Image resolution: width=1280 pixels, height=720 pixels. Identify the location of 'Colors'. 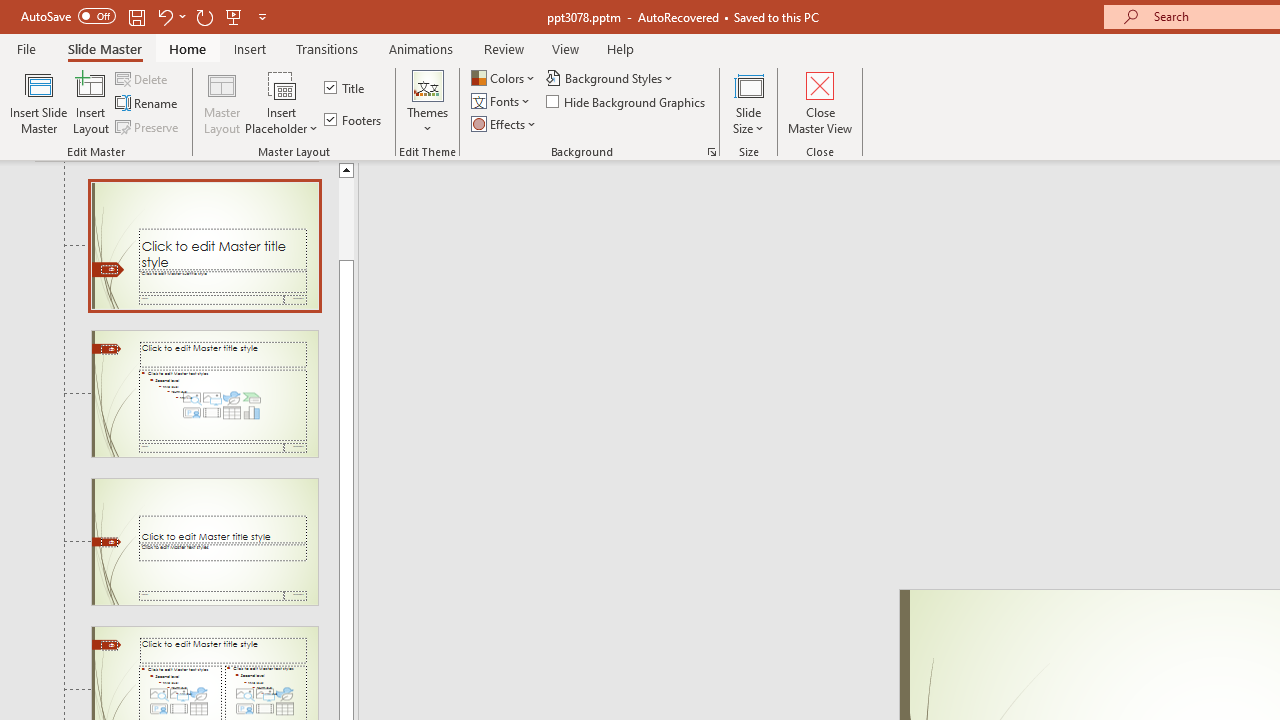
(504, 77).